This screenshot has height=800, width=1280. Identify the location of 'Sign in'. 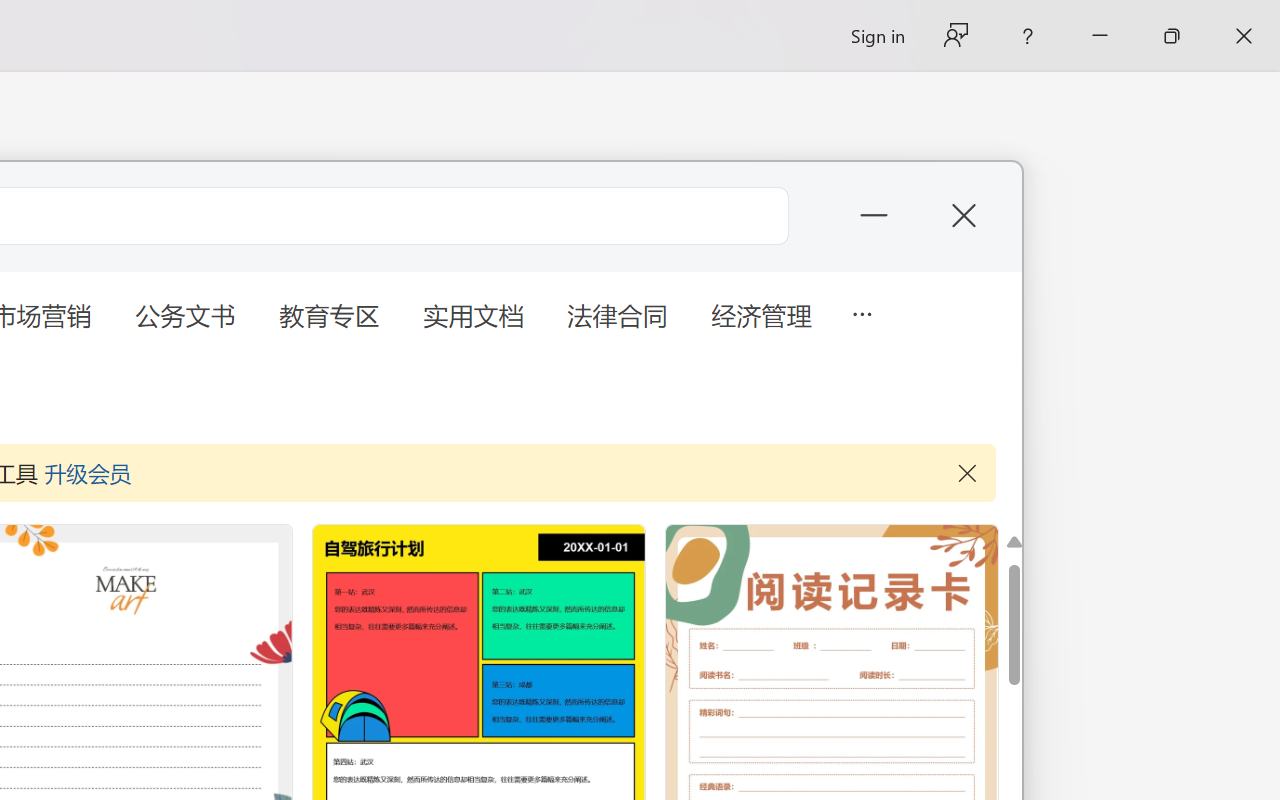
(876, 34).